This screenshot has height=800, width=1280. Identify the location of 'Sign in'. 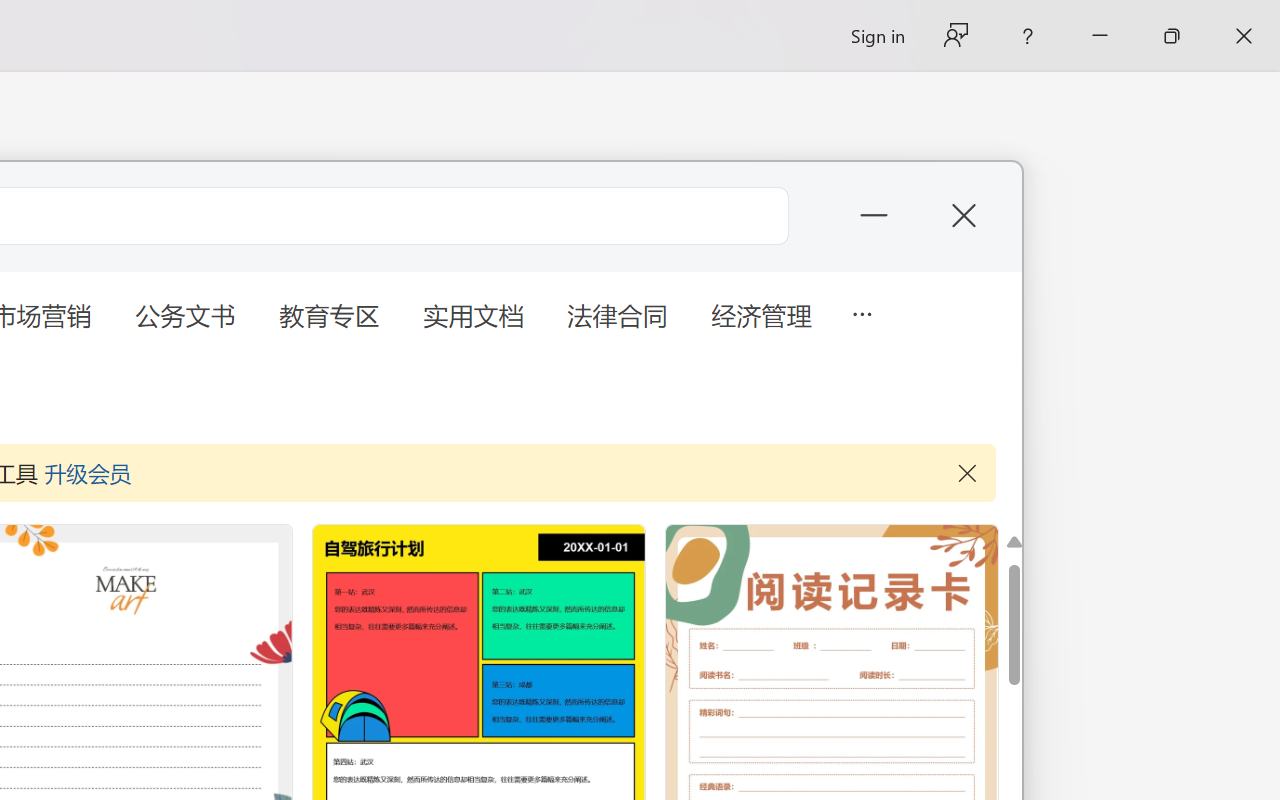
(876, 34).